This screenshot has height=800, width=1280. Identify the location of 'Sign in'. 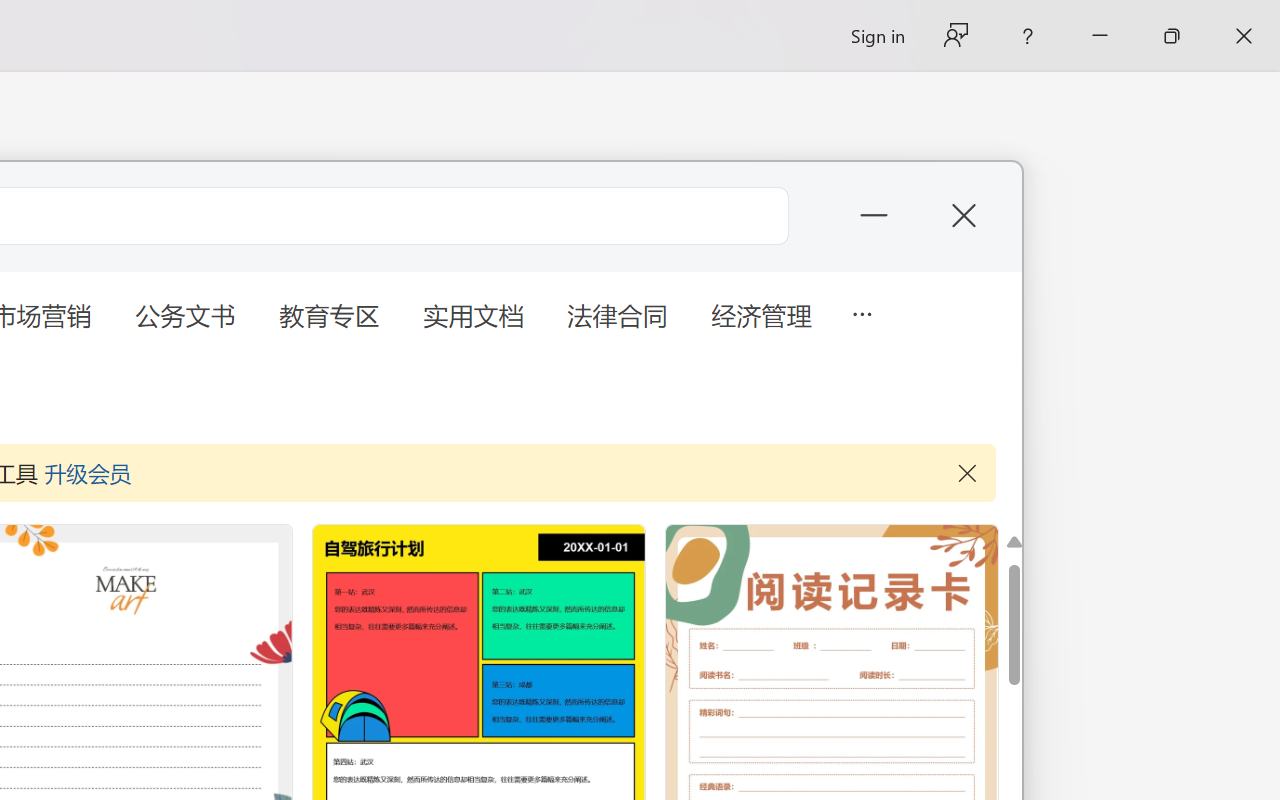
(876, 34).